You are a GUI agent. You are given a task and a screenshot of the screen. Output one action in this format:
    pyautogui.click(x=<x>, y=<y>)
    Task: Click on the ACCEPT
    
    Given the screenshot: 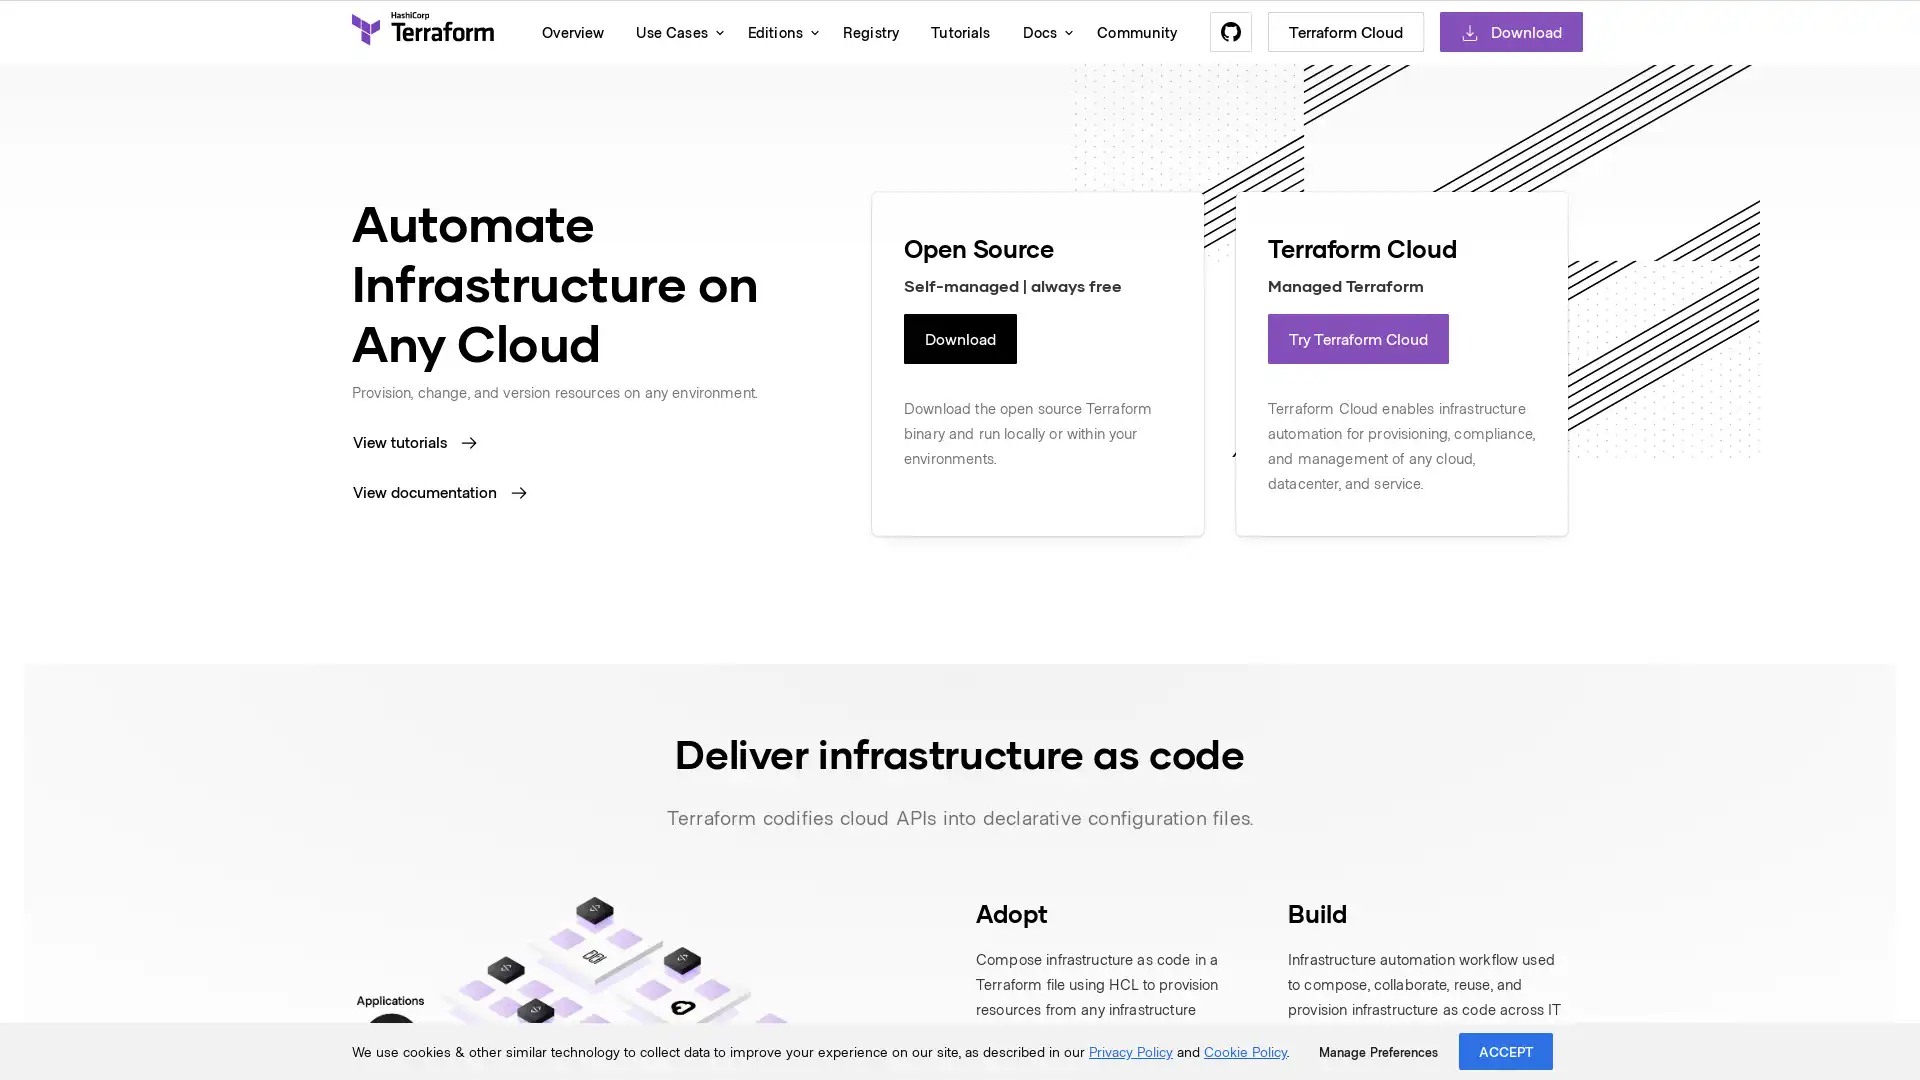 What is the action you would take?
    pyautogui.click(x=1506, y=1050)
    